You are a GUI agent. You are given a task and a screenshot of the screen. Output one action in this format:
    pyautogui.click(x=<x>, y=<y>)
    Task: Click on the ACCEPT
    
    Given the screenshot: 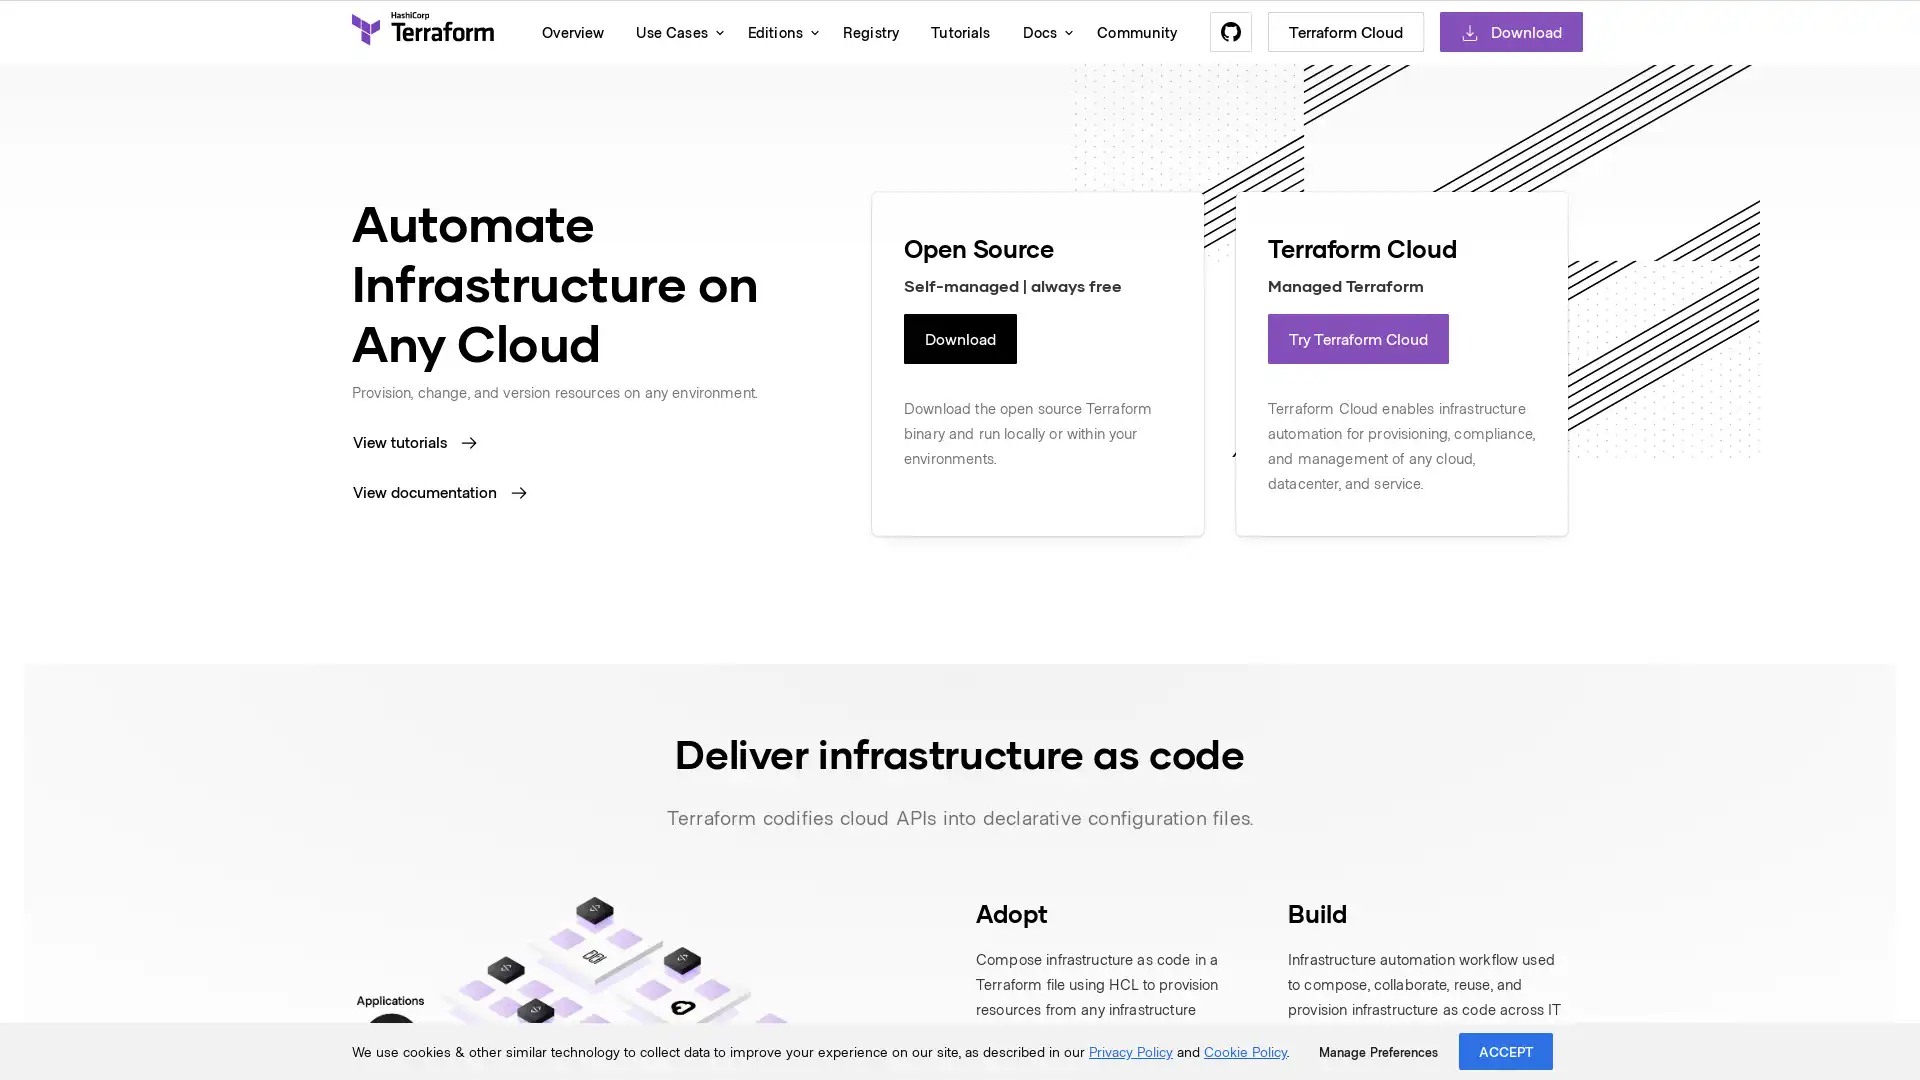 What is the action you would take?
    pyautogui.click(x=1506, y=1050)
    